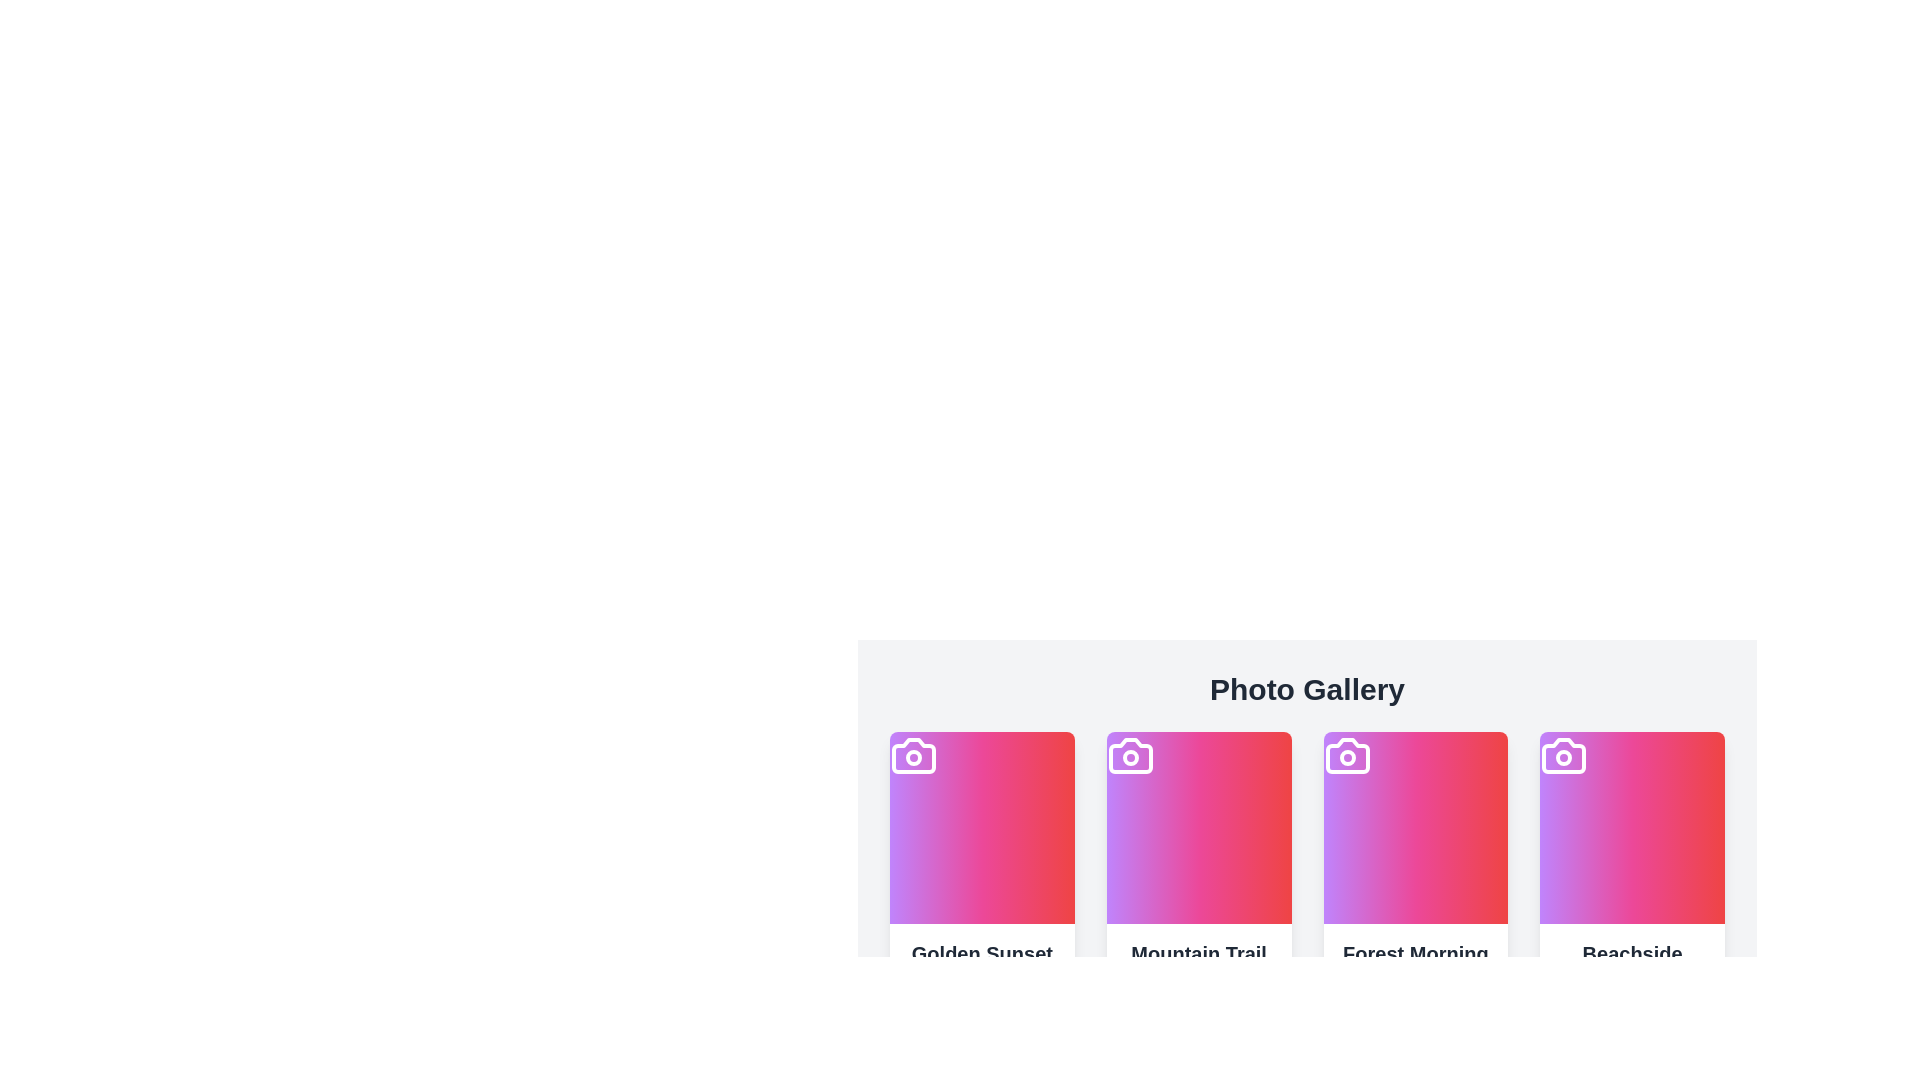 The image size is (1920, 1080). What do you see at coordinates (1347, 758) in the screenshot?
I see `the lens icon of the camera, which is a smaller circle located near the center of the camera icon at the top-left corner of the third card in a horizontal gallery of four cards` at bounding box center [1347, 758].